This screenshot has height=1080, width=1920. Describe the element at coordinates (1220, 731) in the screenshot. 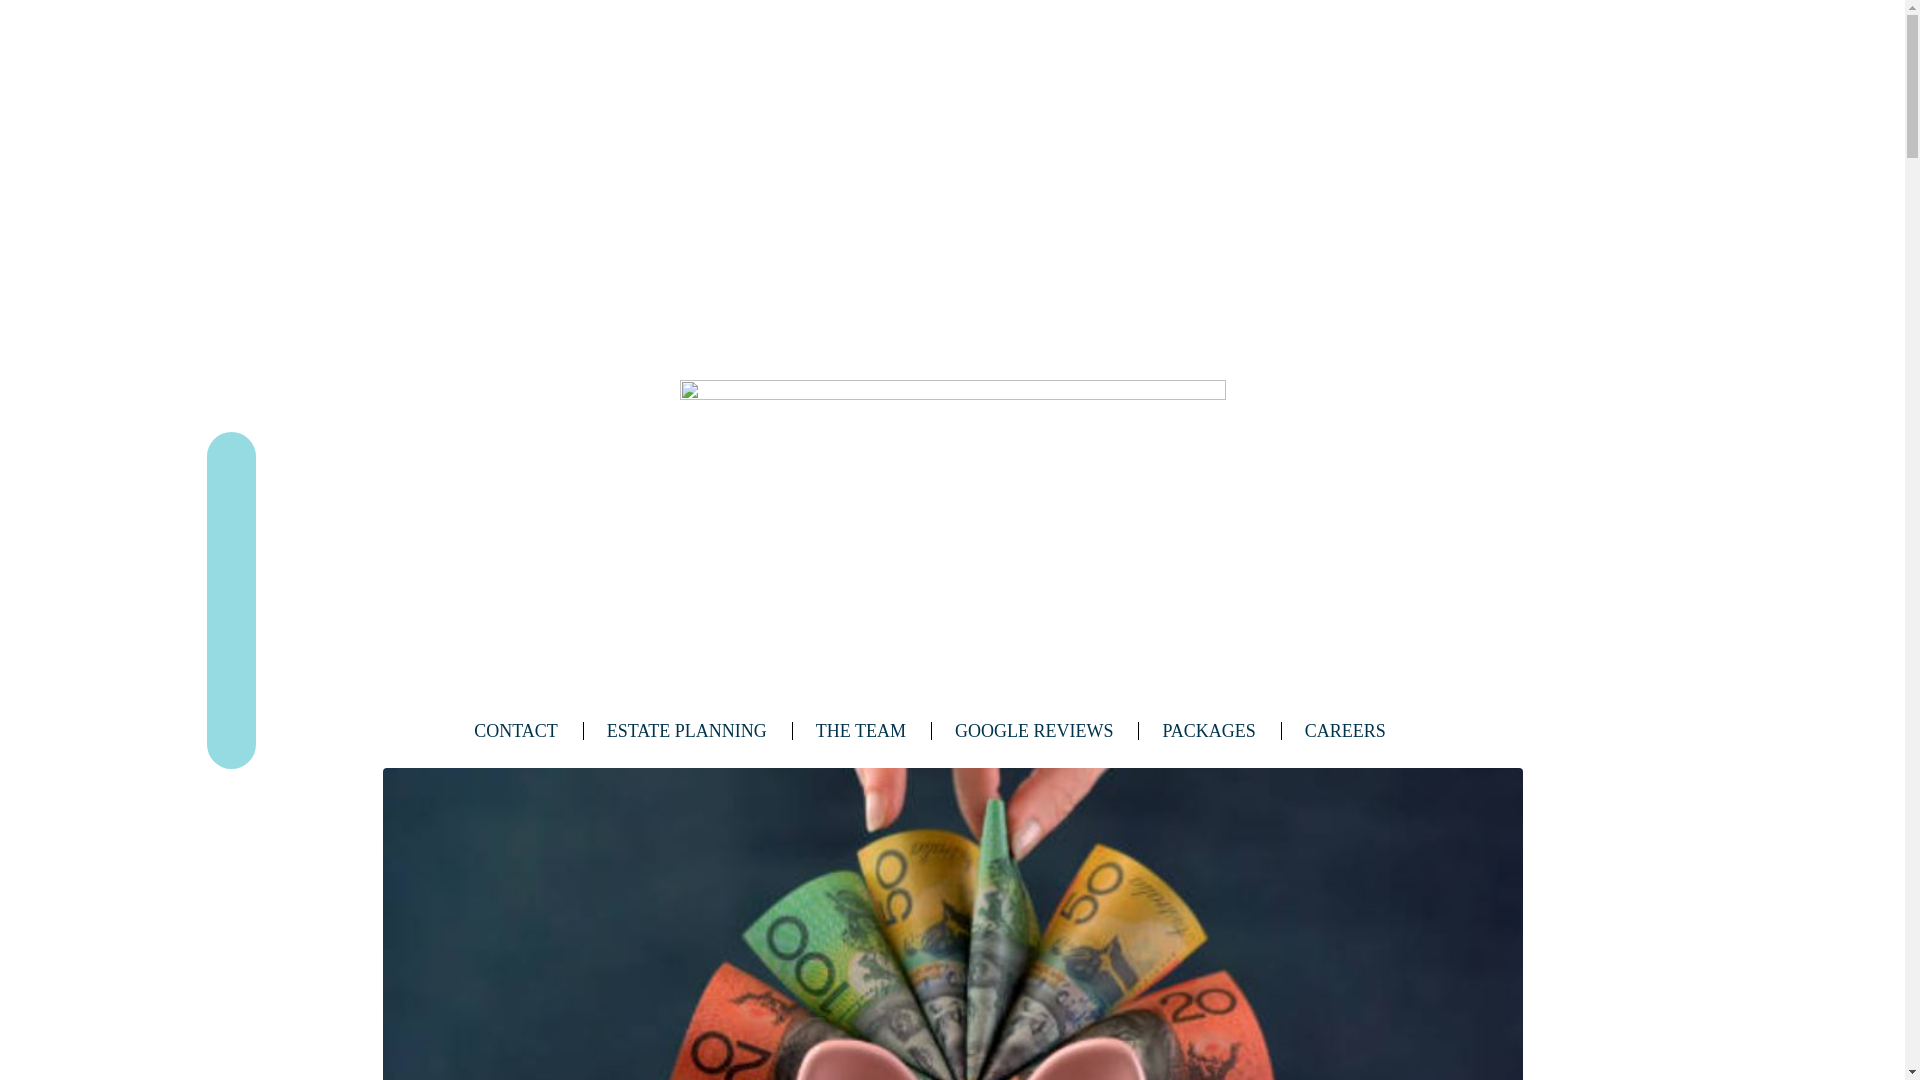

I see `'PACKAGES'` at that location.